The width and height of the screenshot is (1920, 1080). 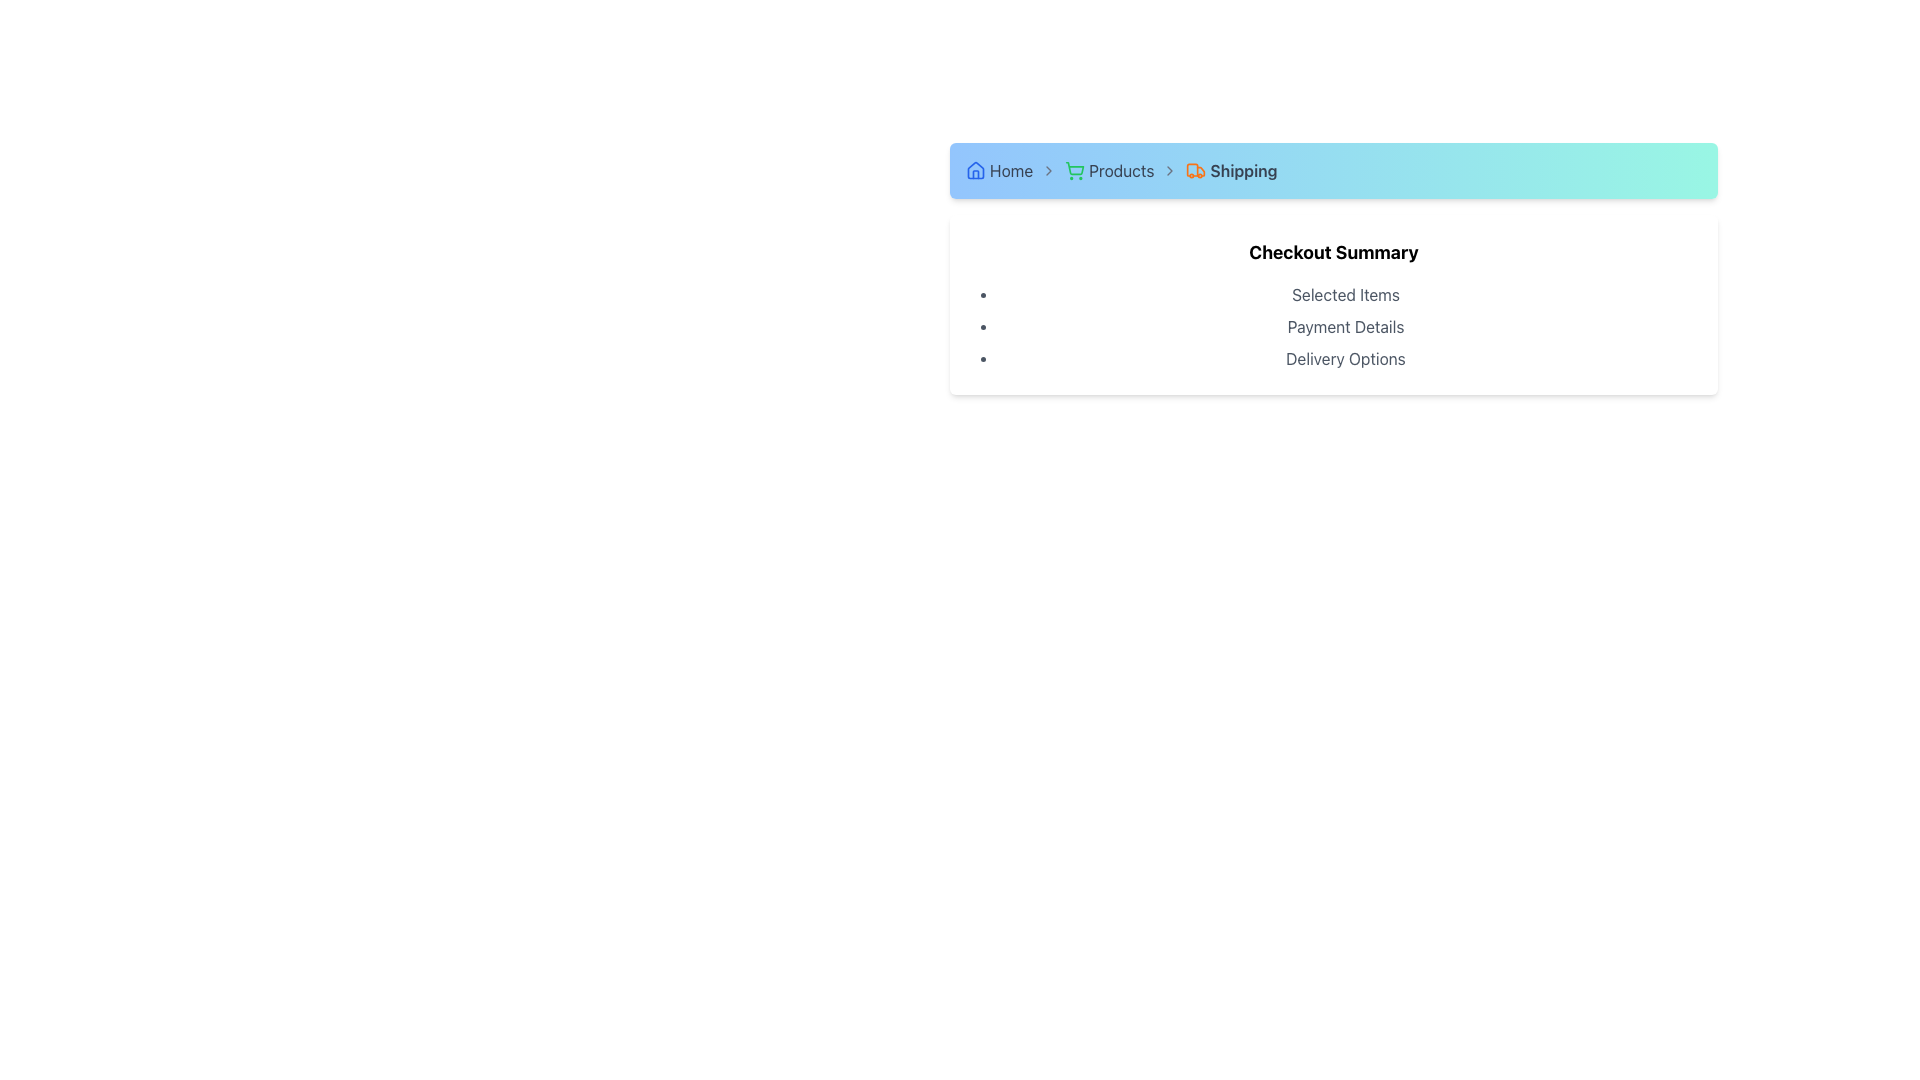 I want to click on the 'Home' label in the breadcrumb navigation bar, which is styled with a standard readable font and located between the home icon and the 'Products' text, so click(x=1011, y=169).